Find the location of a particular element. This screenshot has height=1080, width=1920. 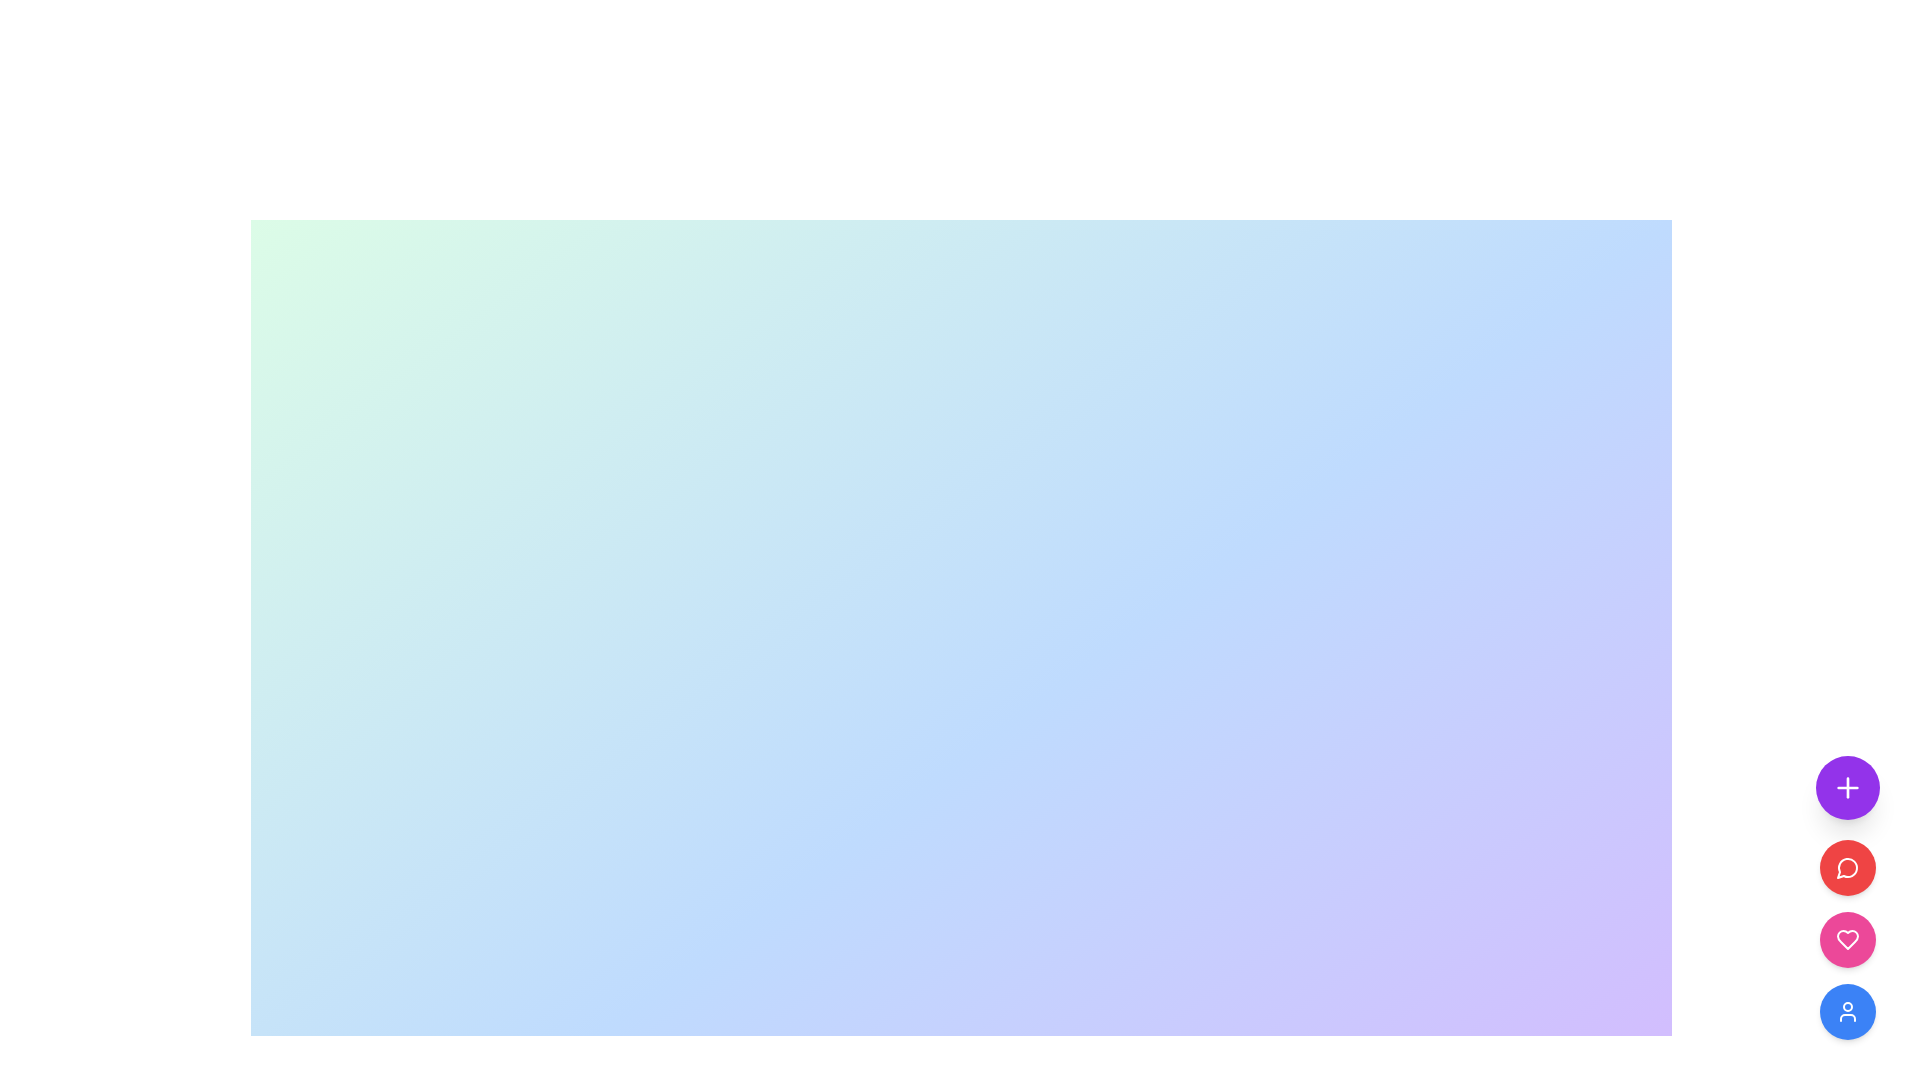

the circular button with a red background and a white speech bubble icon, which is the second button in a vertical stack of buttons is located at coordinates (1847, 866).